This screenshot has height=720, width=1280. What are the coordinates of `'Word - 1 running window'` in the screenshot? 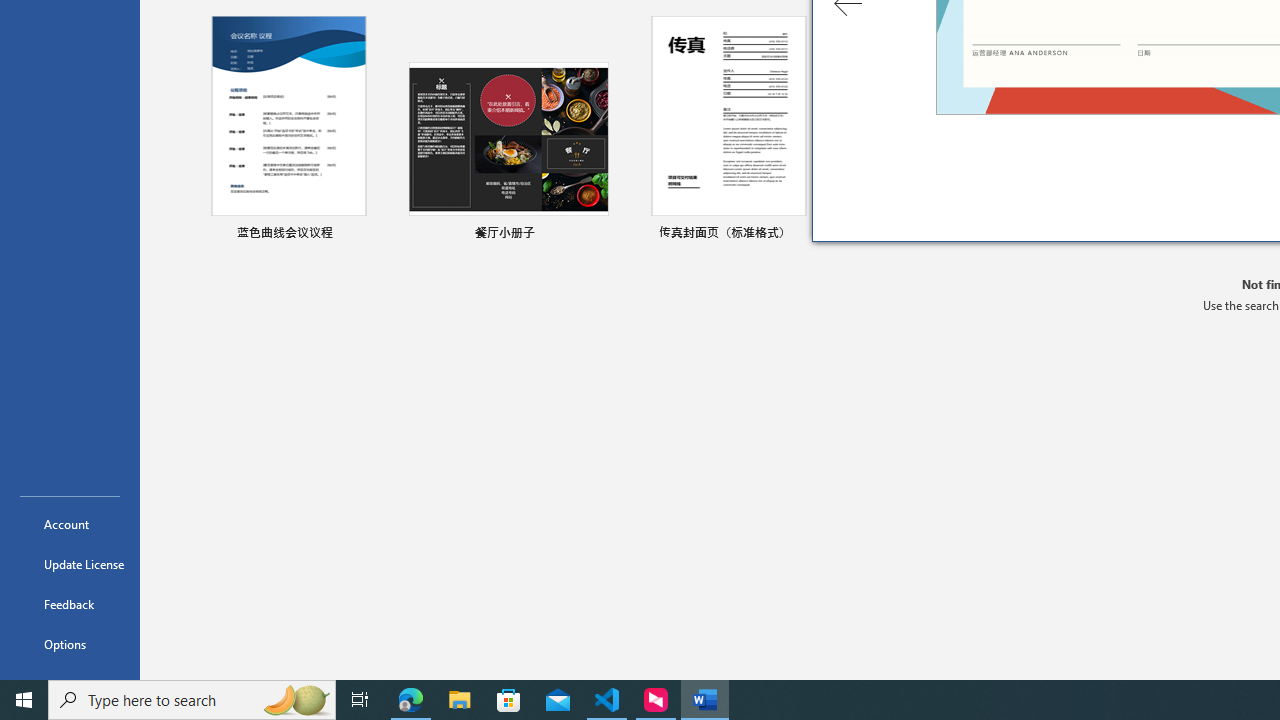 It's located at (705, 698).